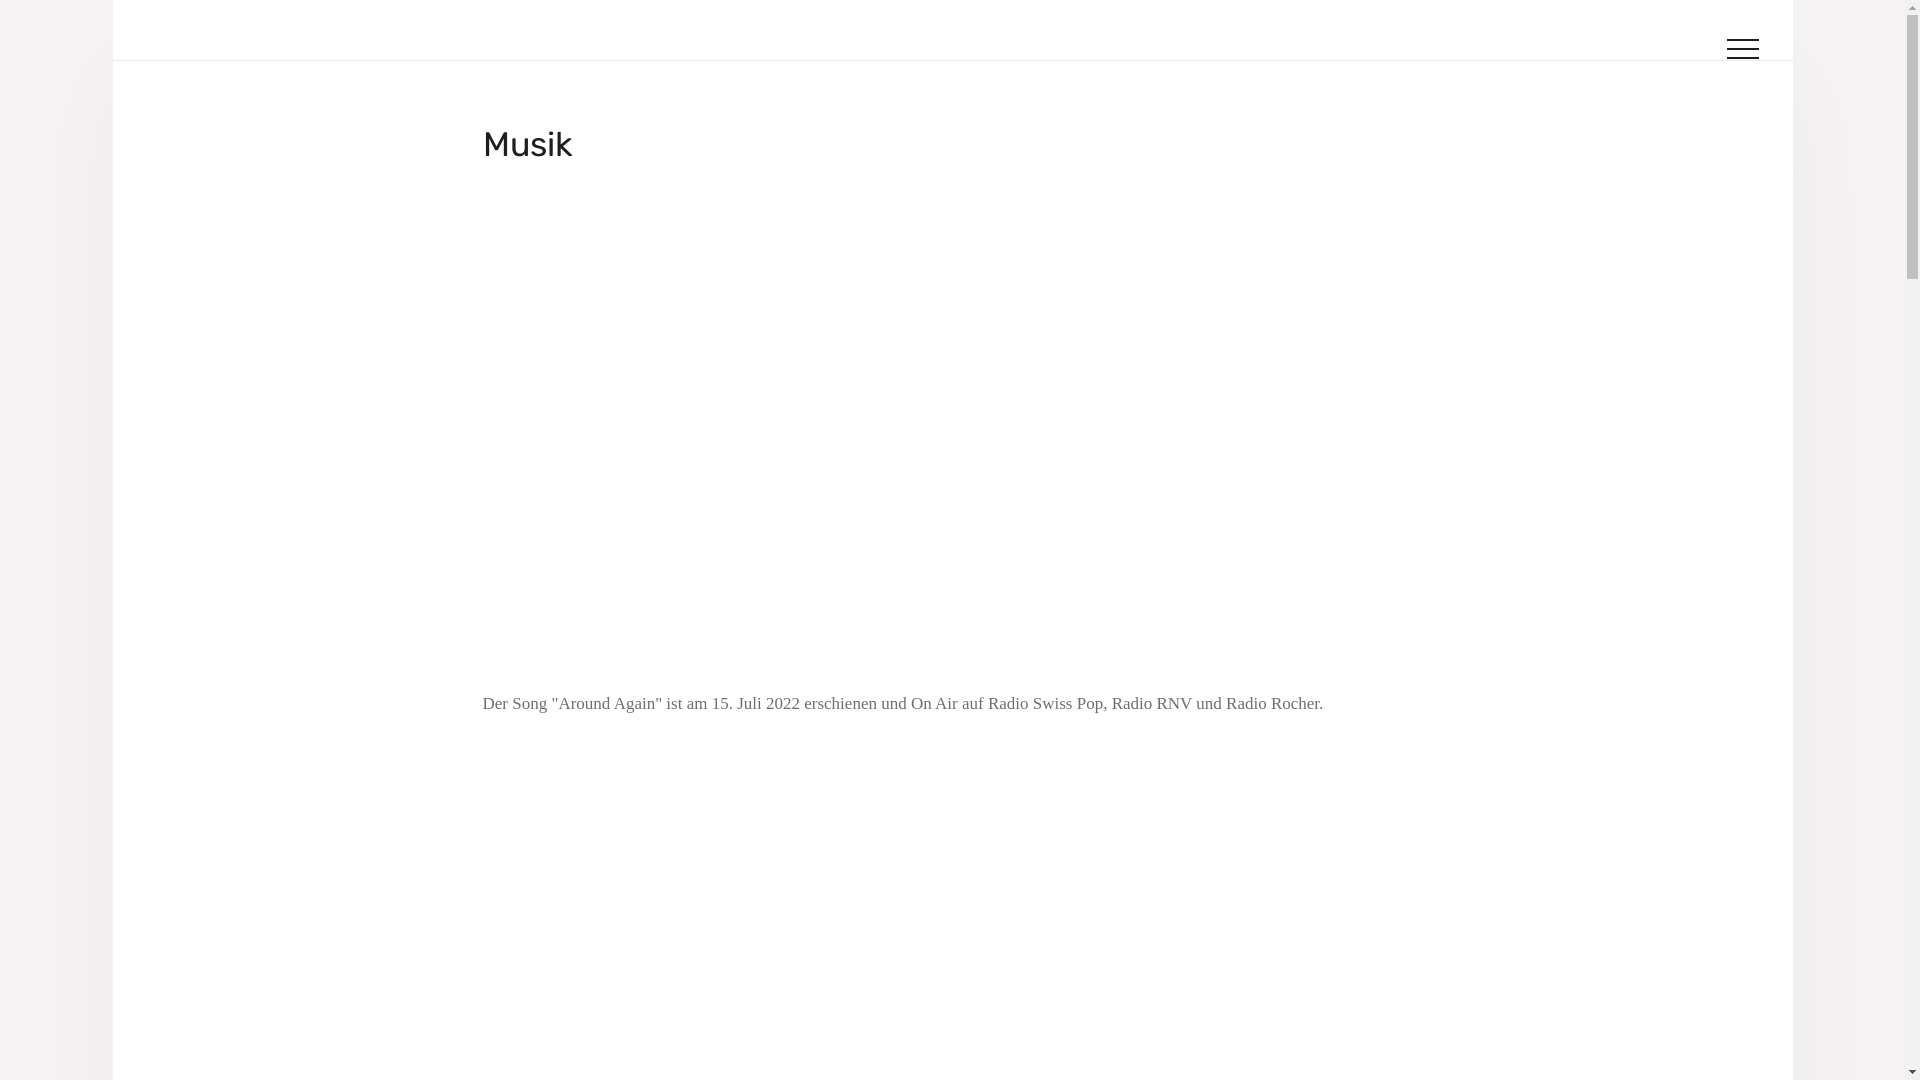 This screenshot has width=1920, height=1080. What do you see at coordinates (761, 430) in the screenshot?
I see `'YouTube video player'` at bounding box center [761, 430].